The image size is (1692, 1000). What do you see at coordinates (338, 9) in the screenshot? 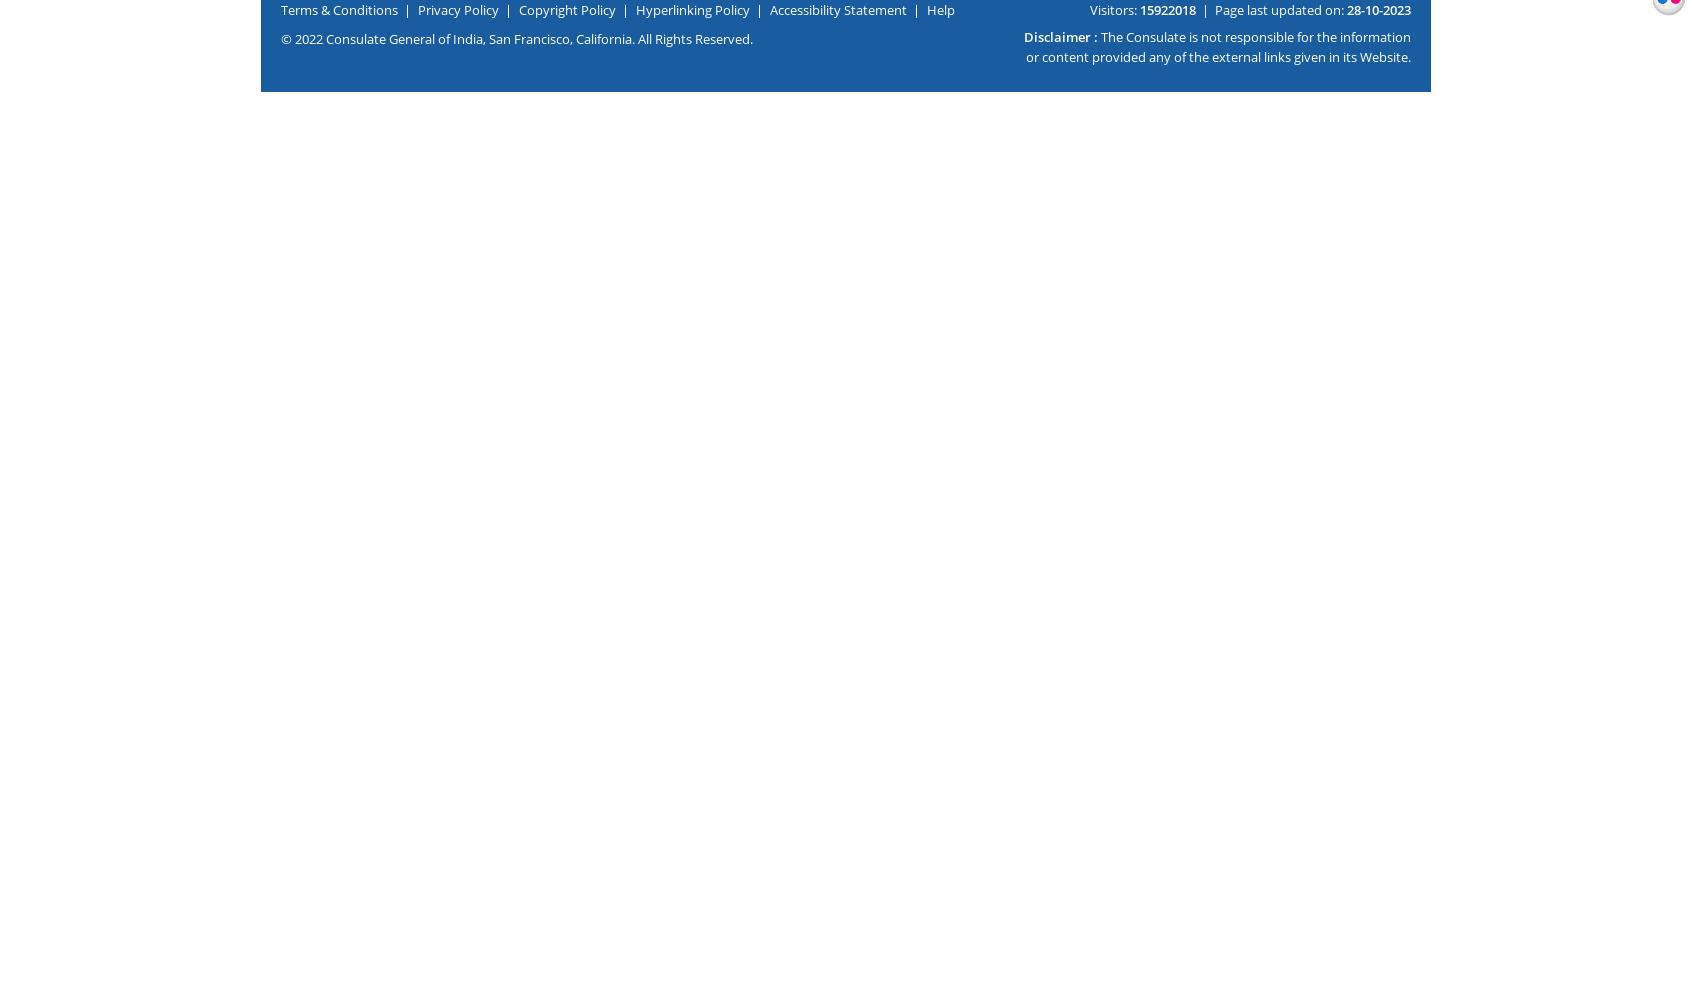
I see `'Terms & Conditions'` at bounding box center [338, 9].